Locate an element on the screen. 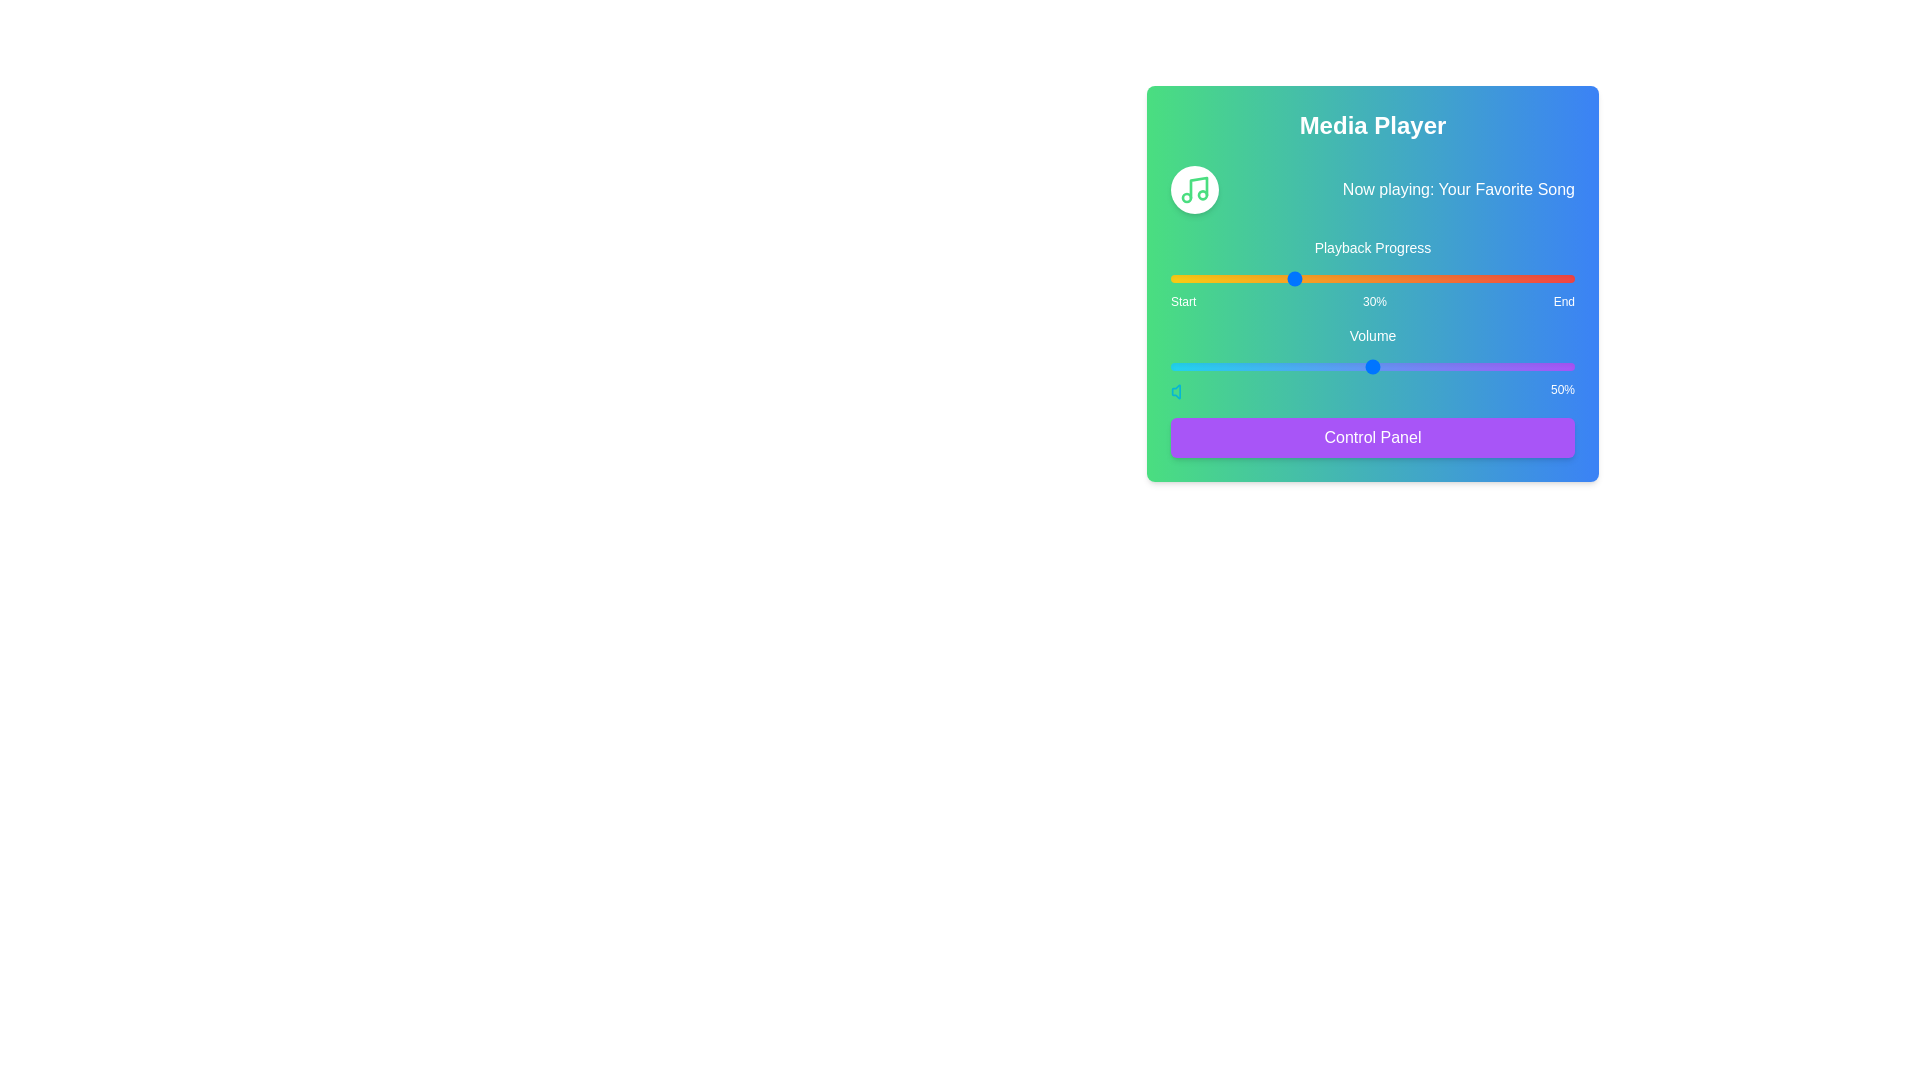 This screenshot has width=1920, height=1080. the volume slider to 58% is located at coordinates (1404, 366).